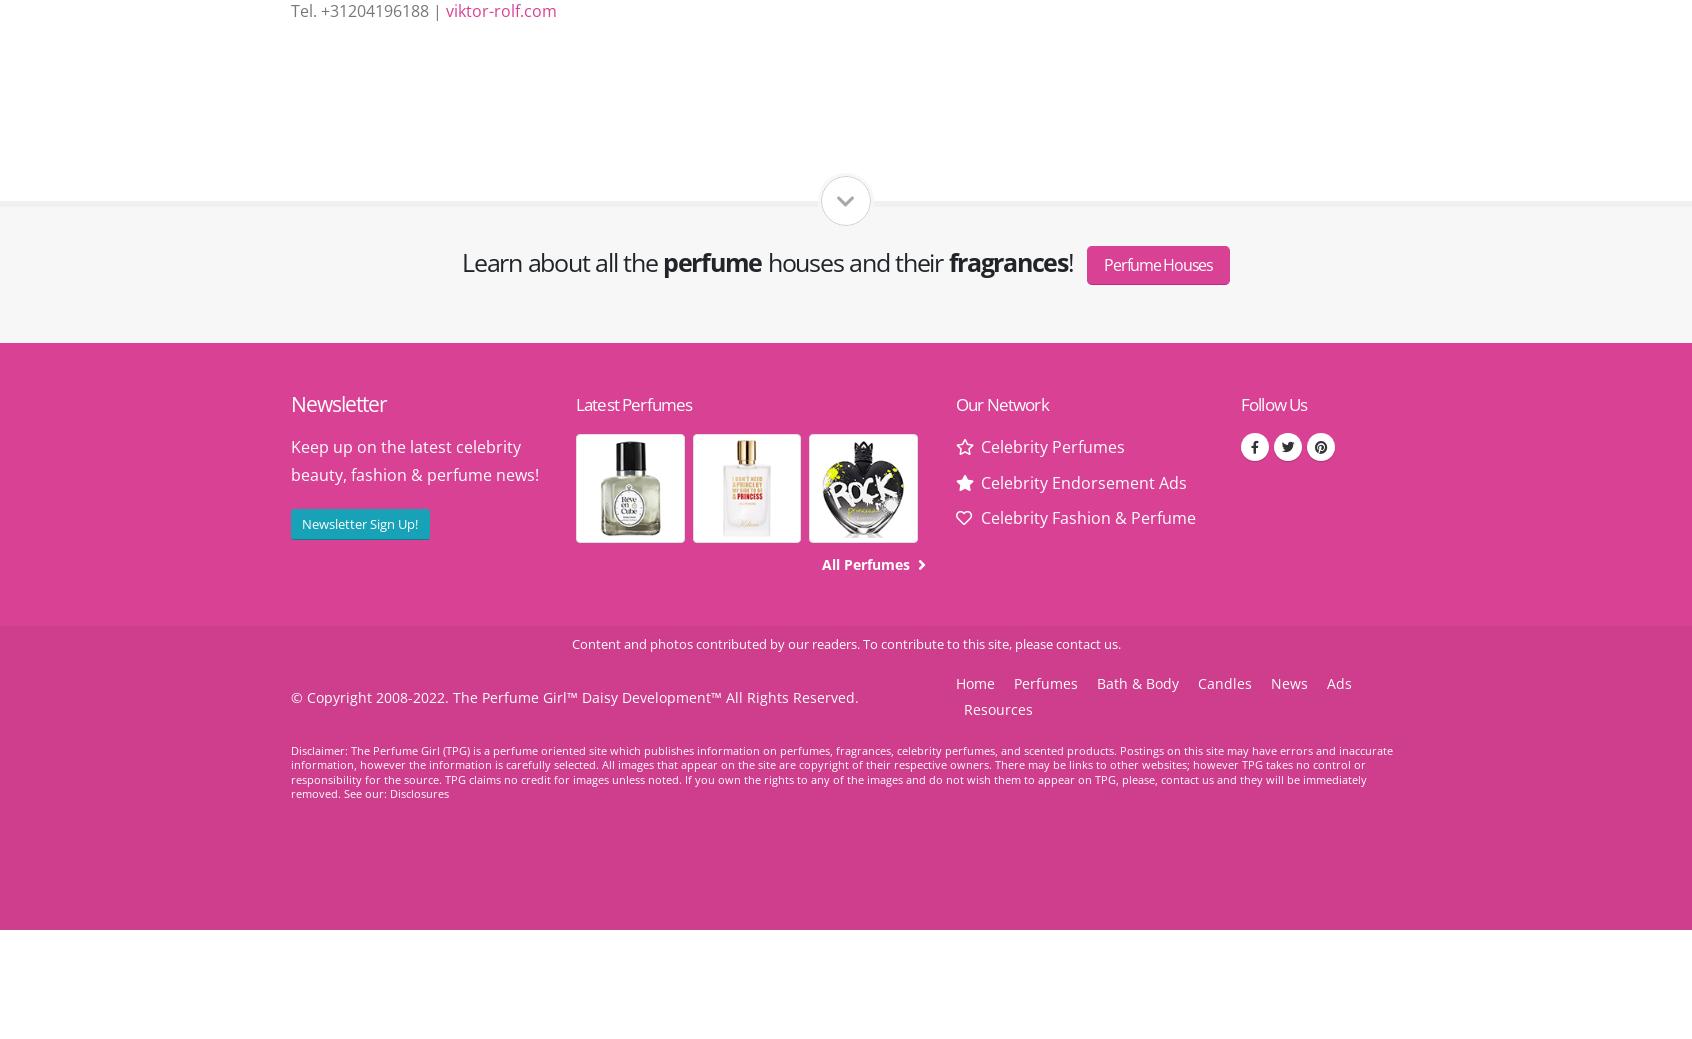 Image resolution: width=1692 pixels, height=1039 pixels. Describe the element at coordinates (1338, 682) in the screenshot. I see `'Ads'` at that location.